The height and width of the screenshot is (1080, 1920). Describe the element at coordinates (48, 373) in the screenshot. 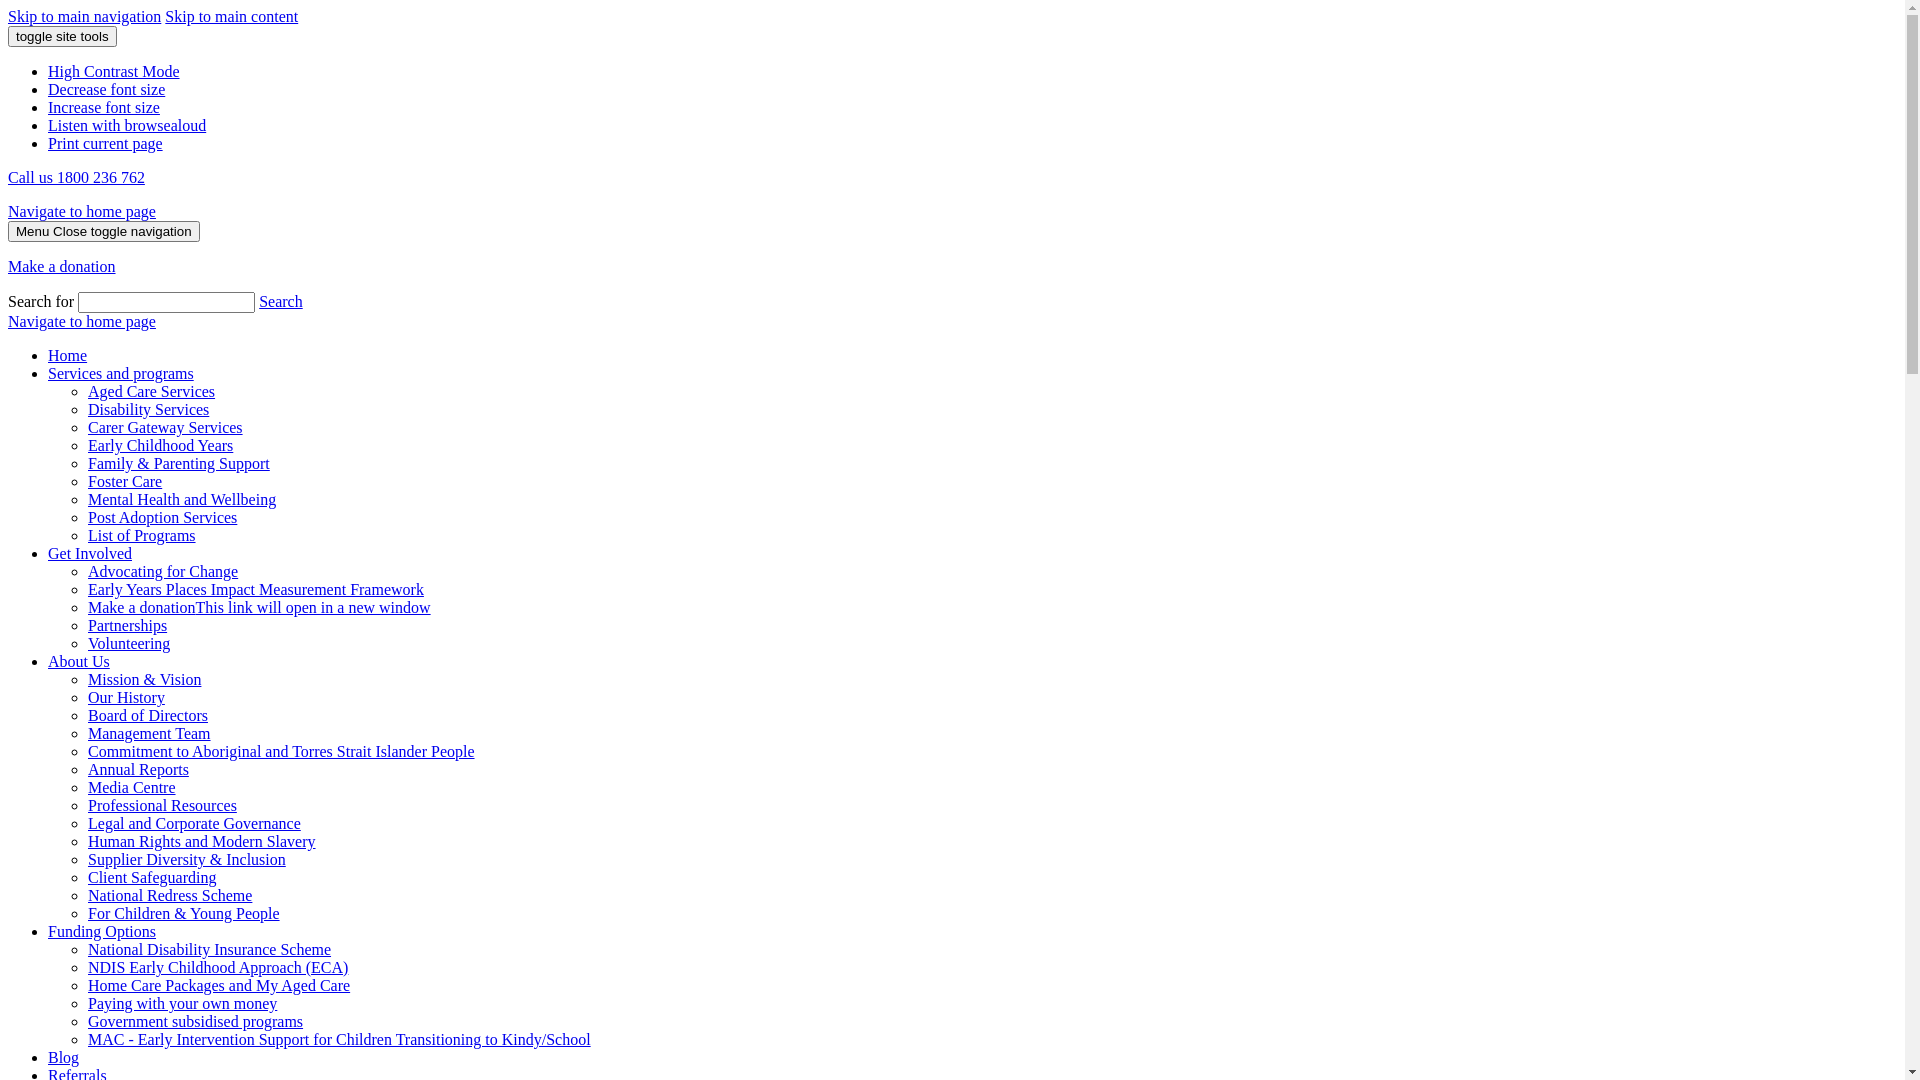

I see `'Services and programs'` at that location.